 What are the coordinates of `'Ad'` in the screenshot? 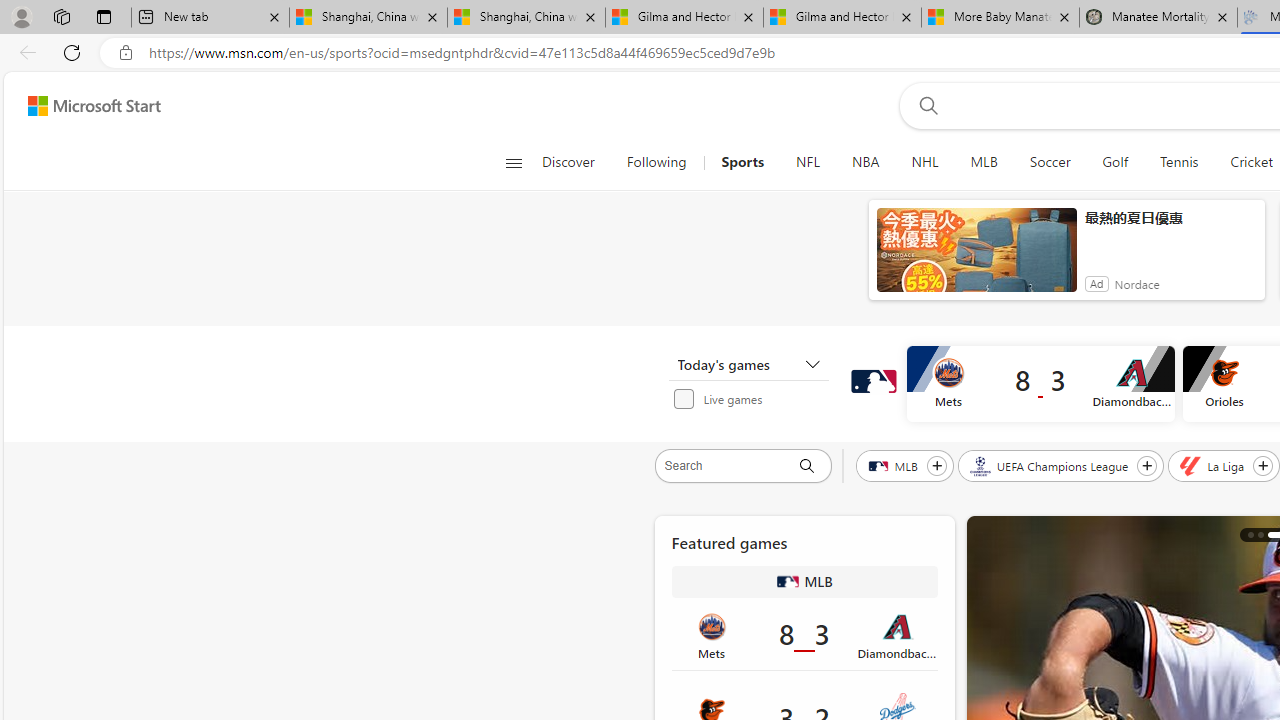 It's located at (1095, 284).